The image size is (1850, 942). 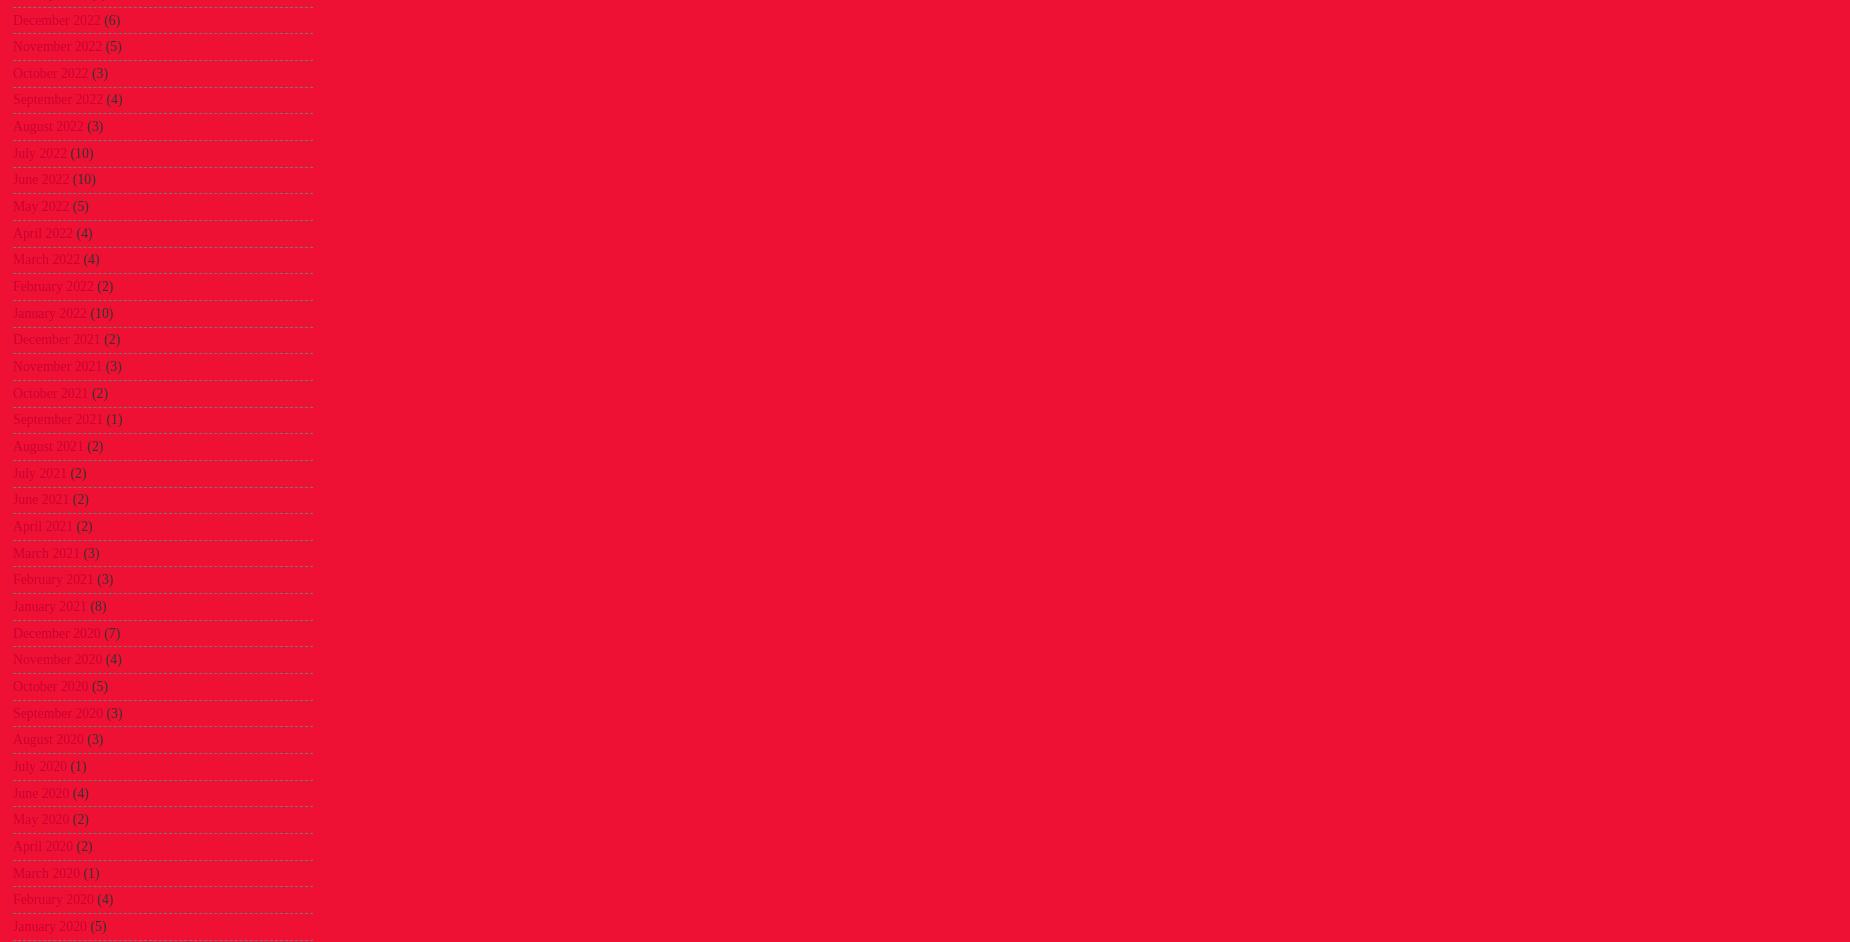 What do you see at coordinates (11, 924) in the screenshot?
I see `'January 2020'` at bounding box center [11, 924].